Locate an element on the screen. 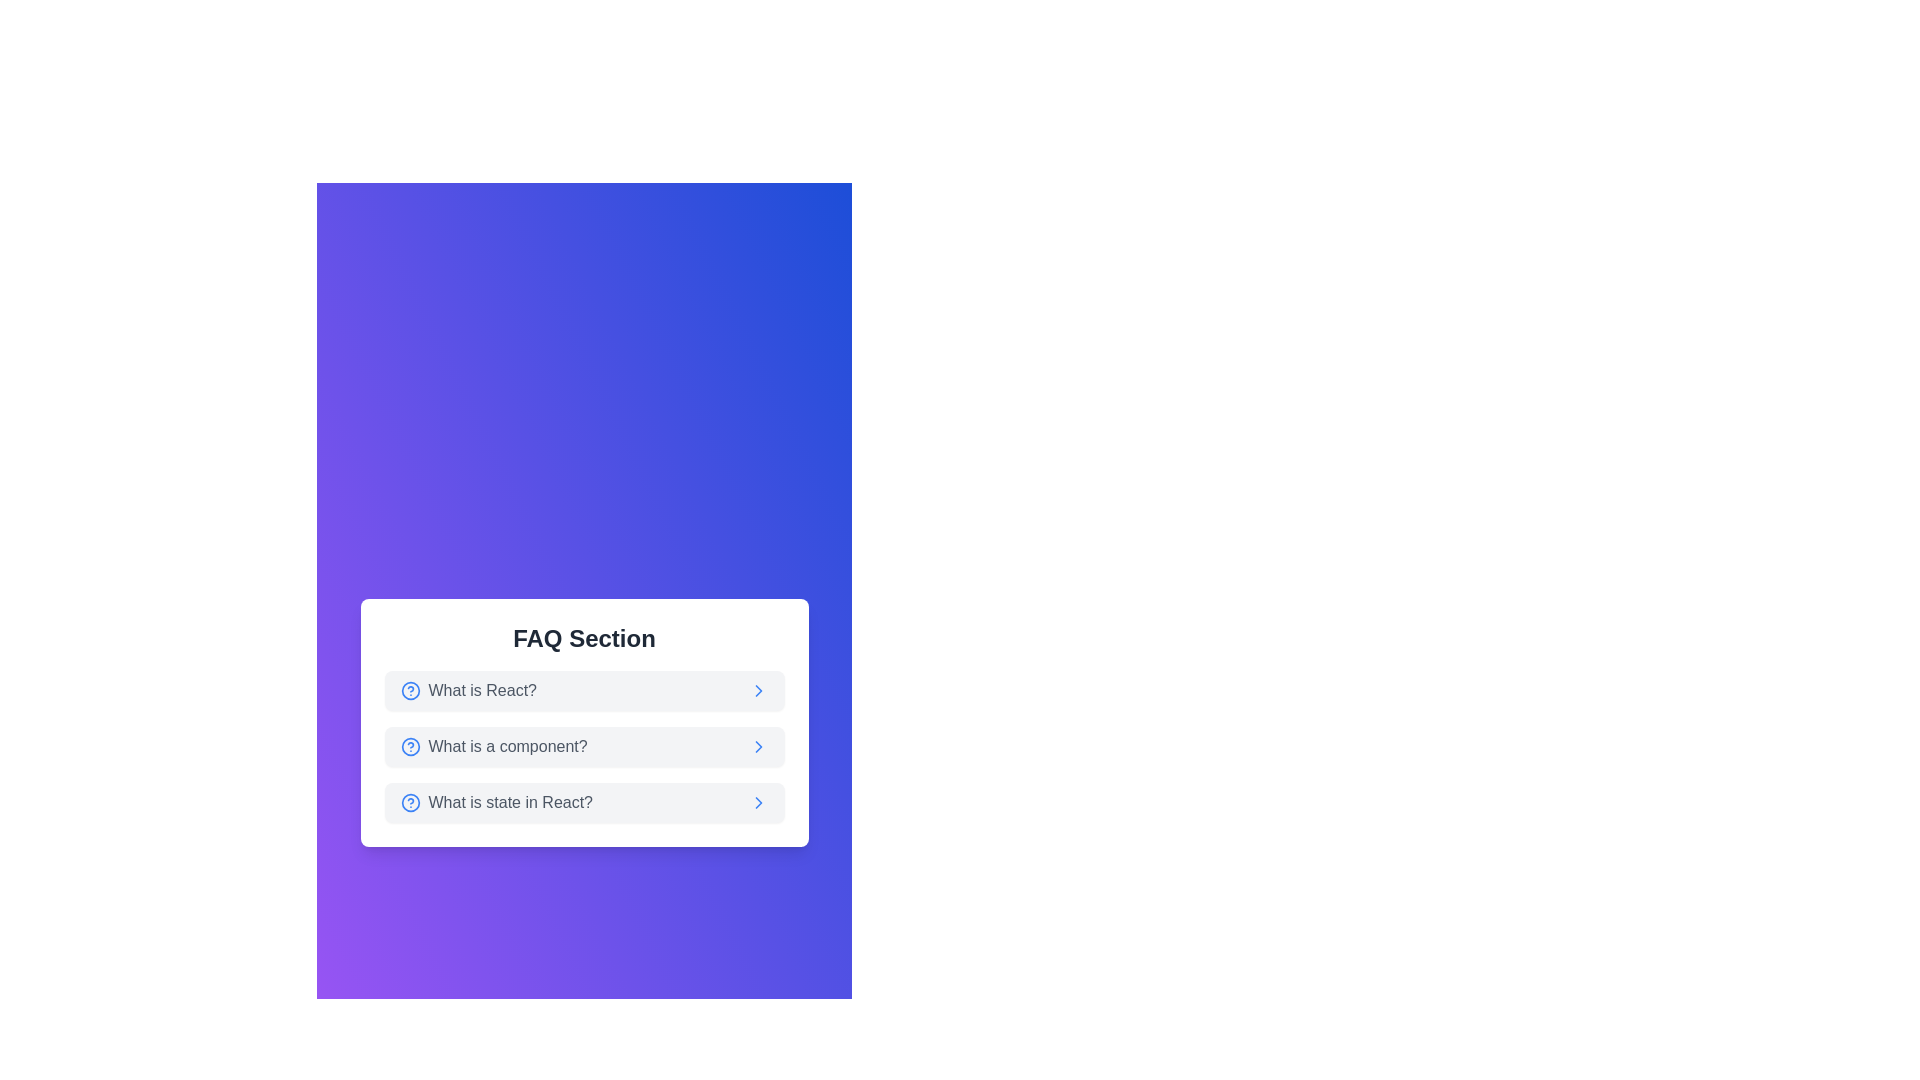  the right-side icon of the second item in the FAQ list is located at coordinates (757, 747).